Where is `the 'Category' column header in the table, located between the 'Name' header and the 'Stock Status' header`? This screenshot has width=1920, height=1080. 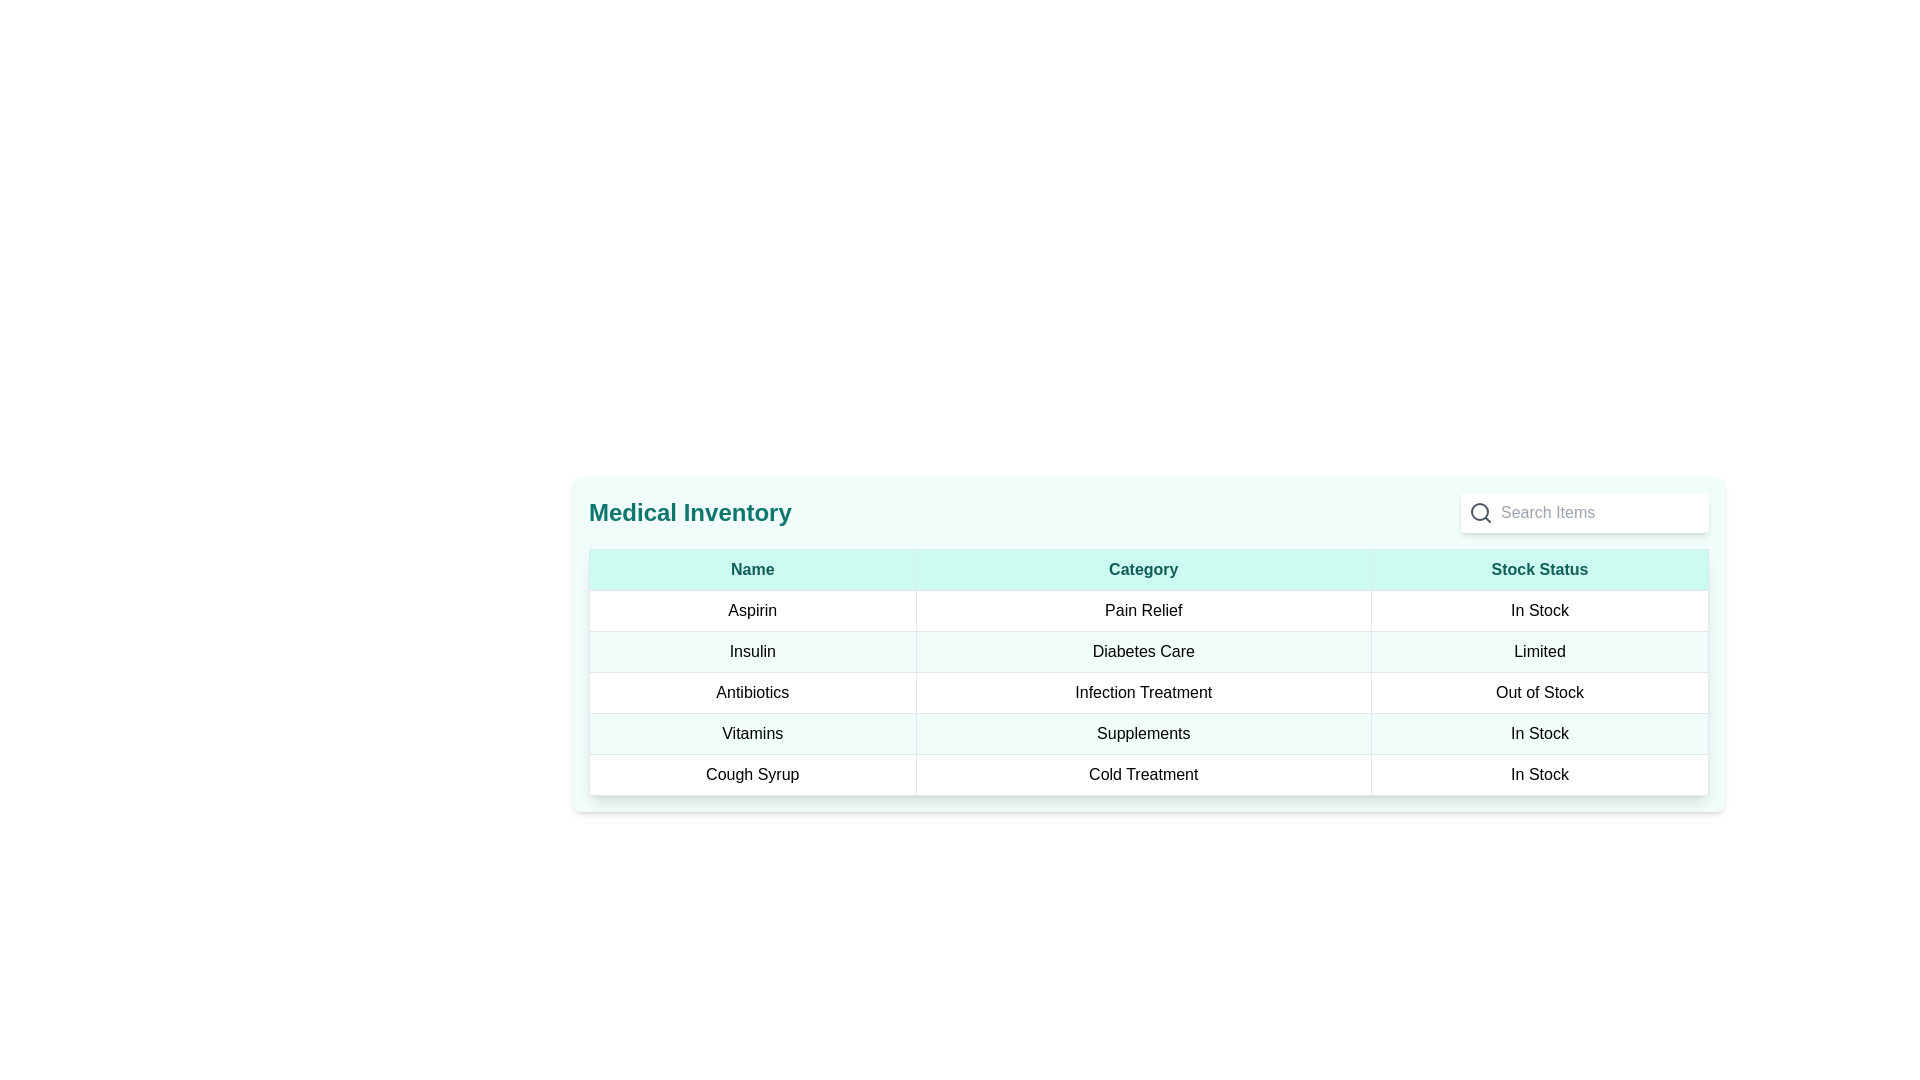
the 'Category' column header in the table, located between the 'Name' header and the 'Stock Status' header is located at coordinates (1143, 570).